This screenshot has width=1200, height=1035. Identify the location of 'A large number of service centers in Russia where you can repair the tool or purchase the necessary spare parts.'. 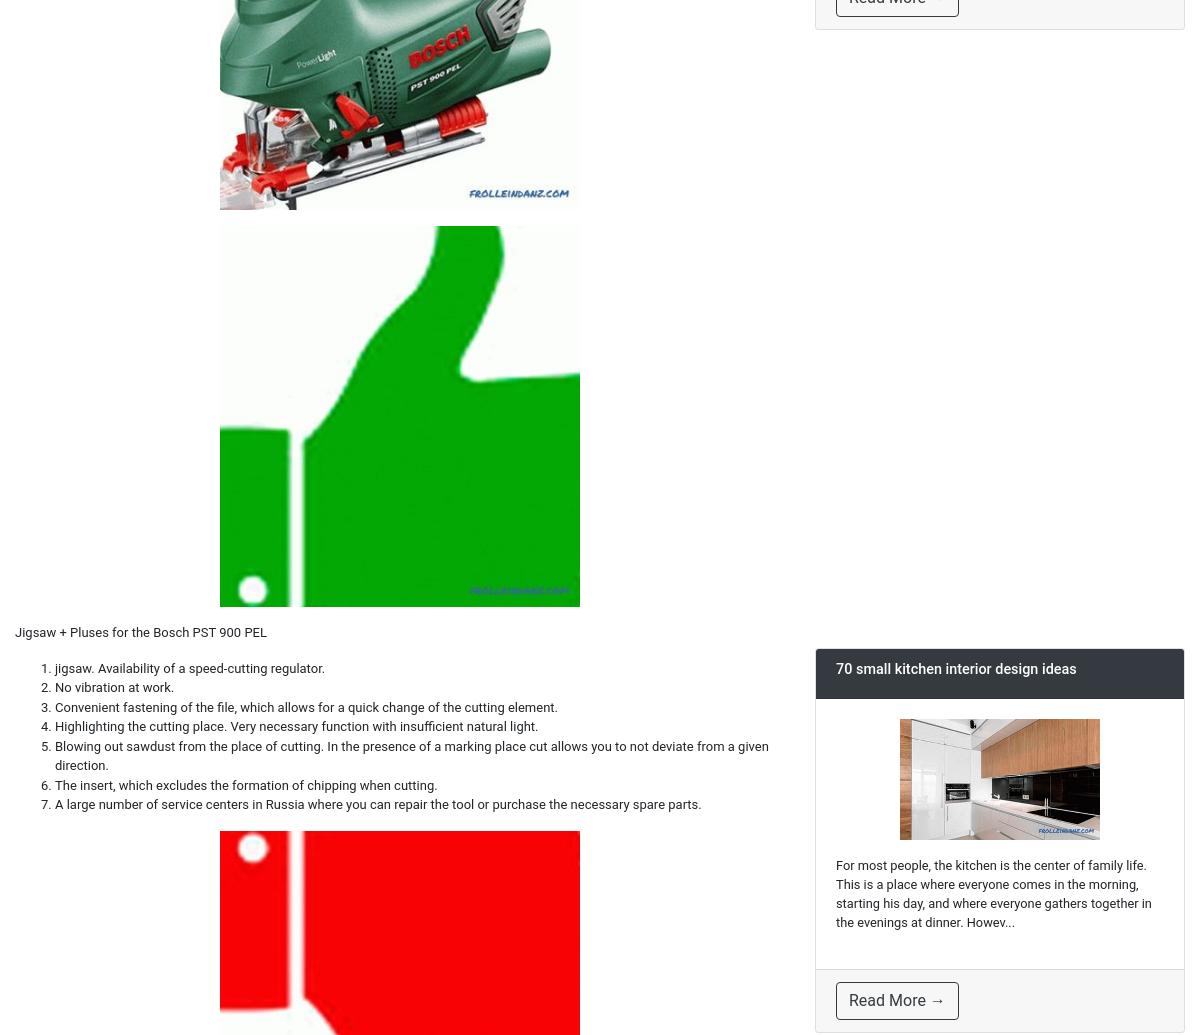
(378, 803).